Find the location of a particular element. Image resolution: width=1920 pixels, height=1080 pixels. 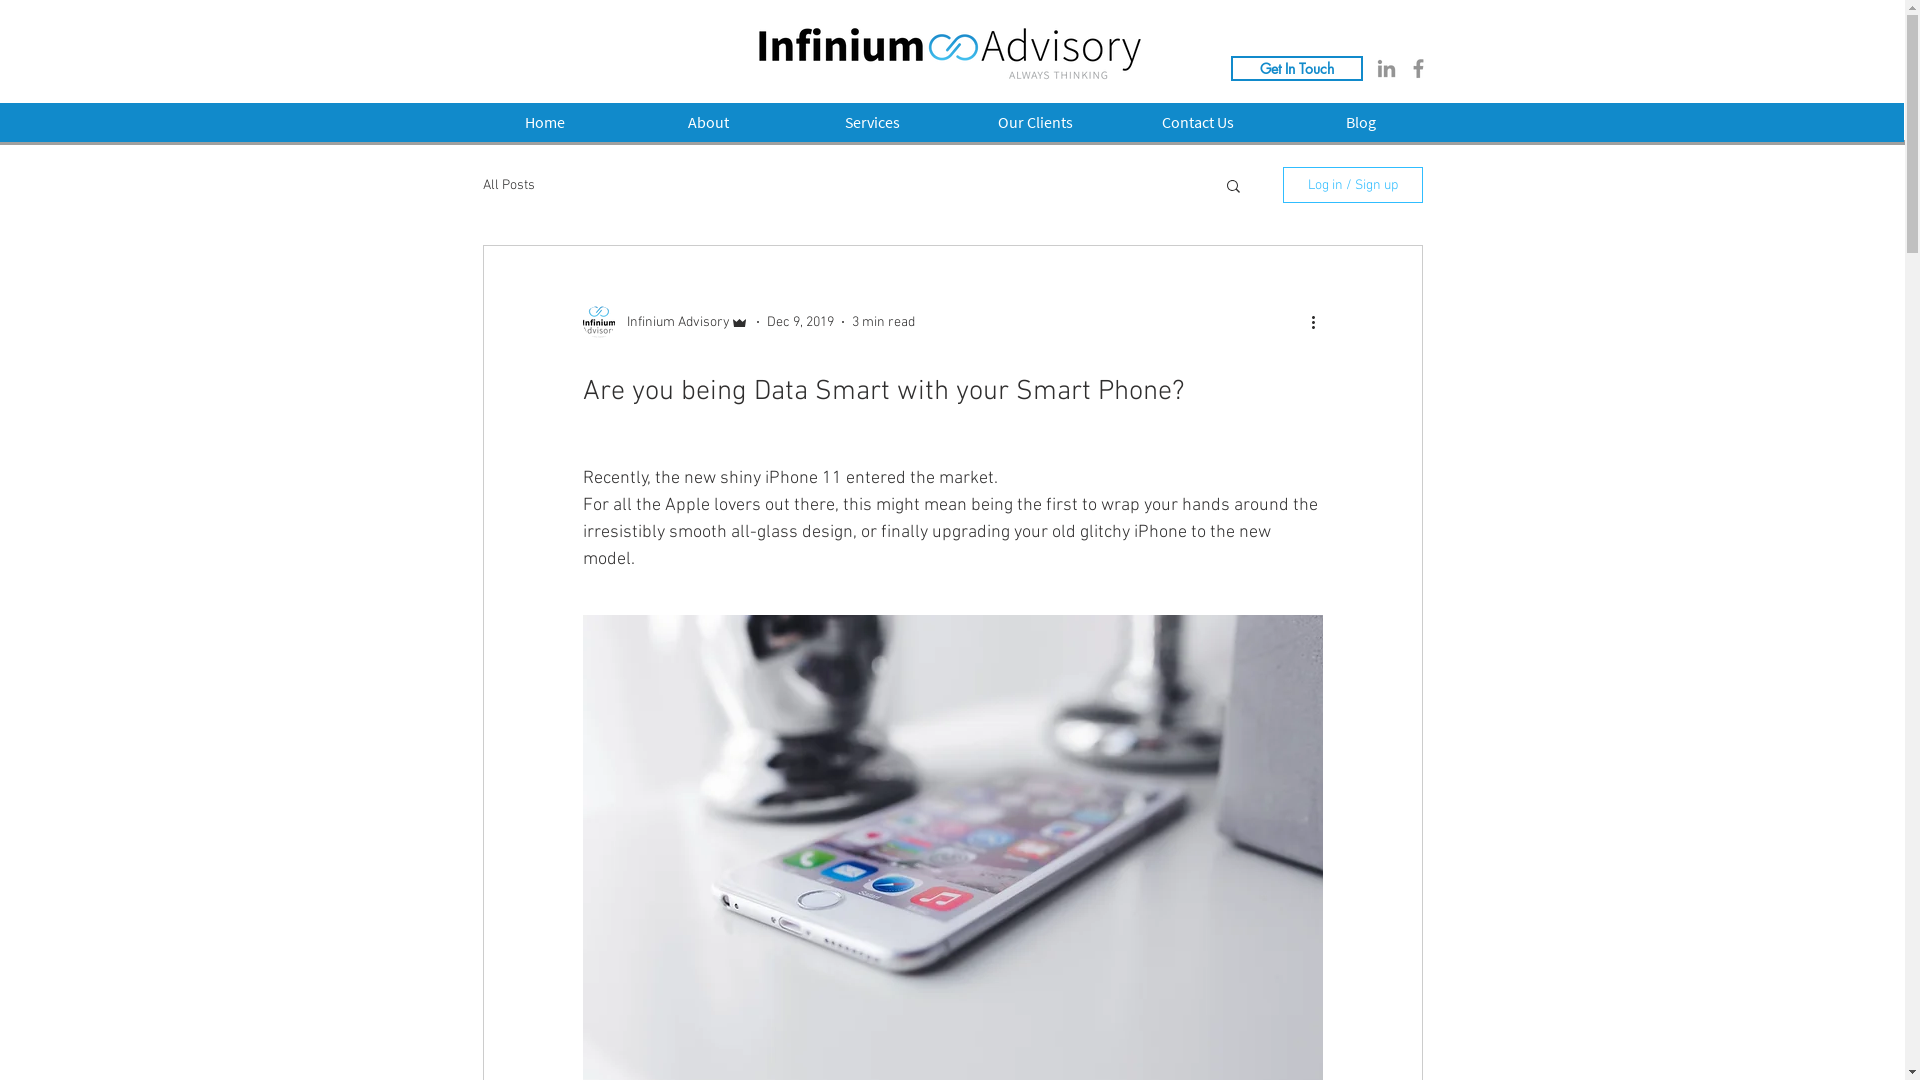

'About' is located at coordinates (708, 122).